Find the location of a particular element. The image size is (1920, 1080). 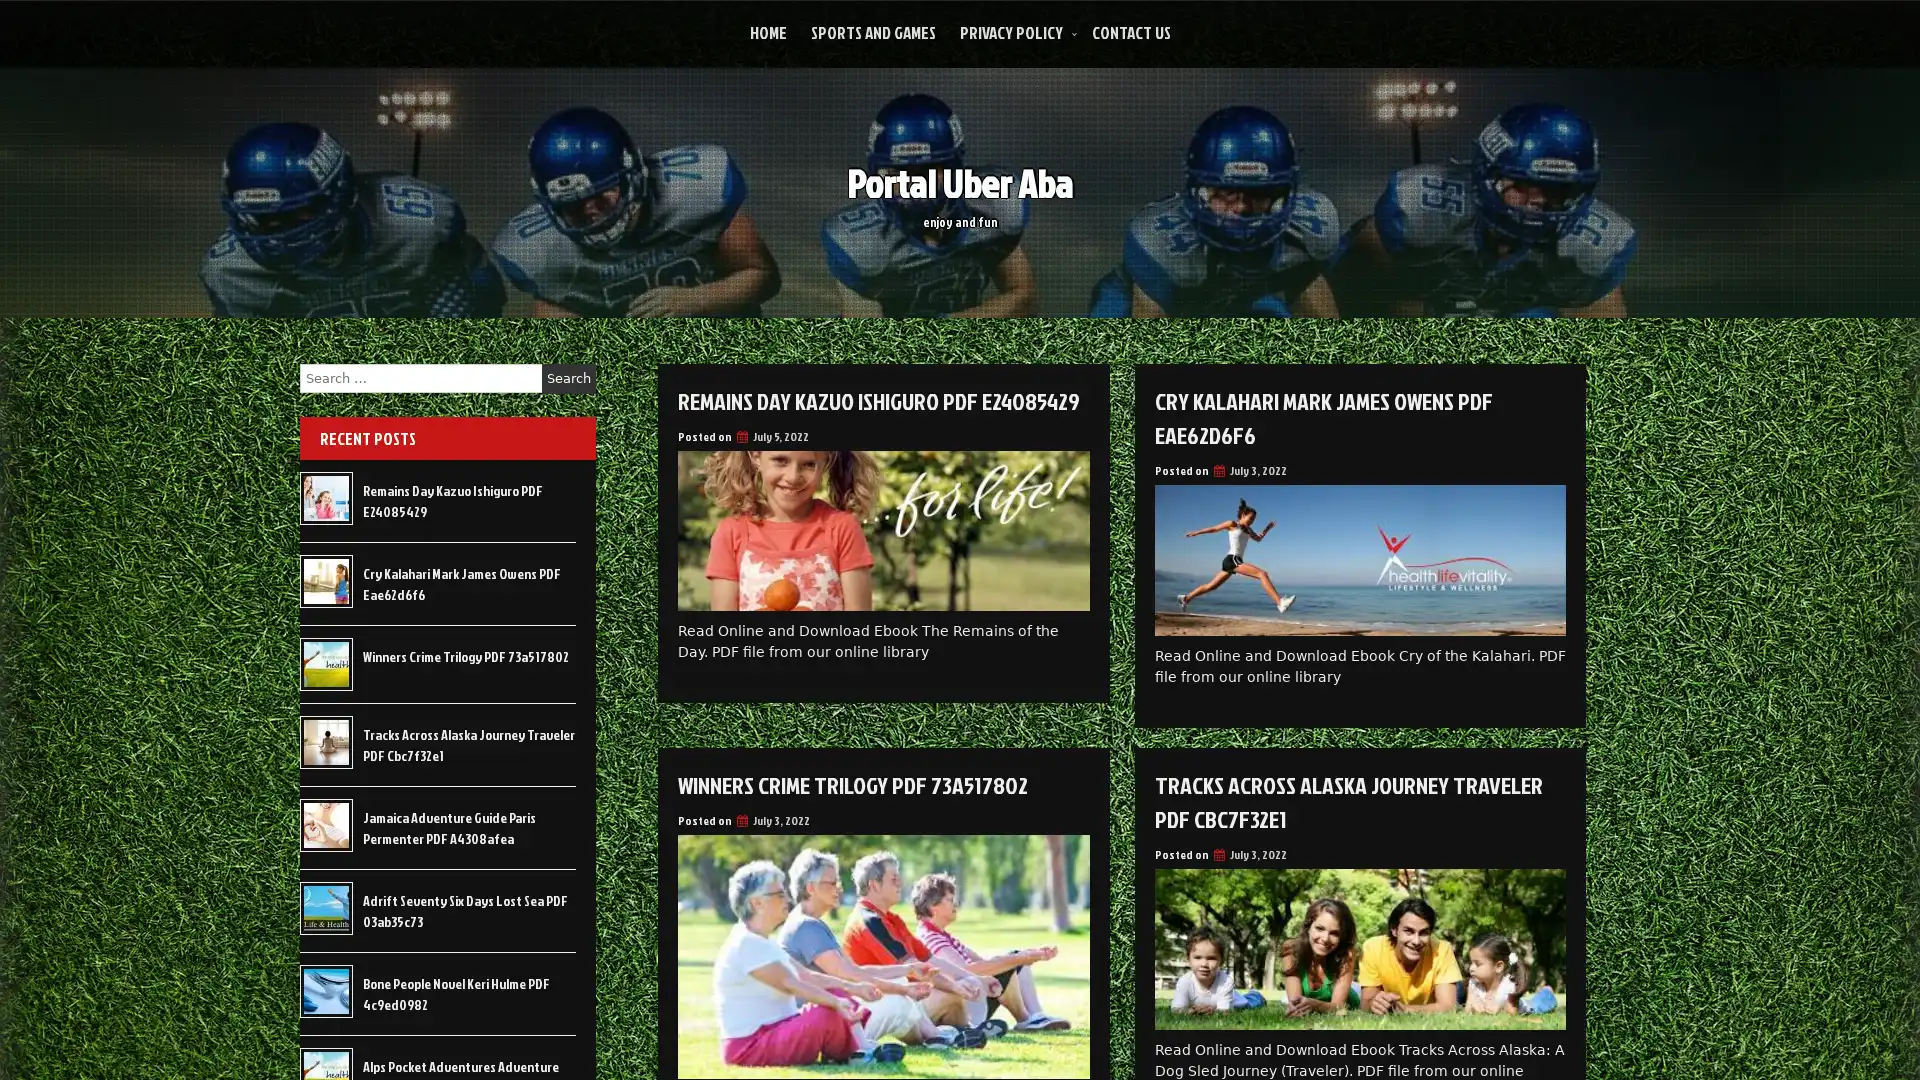

Search is located at coordinates (568, 378).